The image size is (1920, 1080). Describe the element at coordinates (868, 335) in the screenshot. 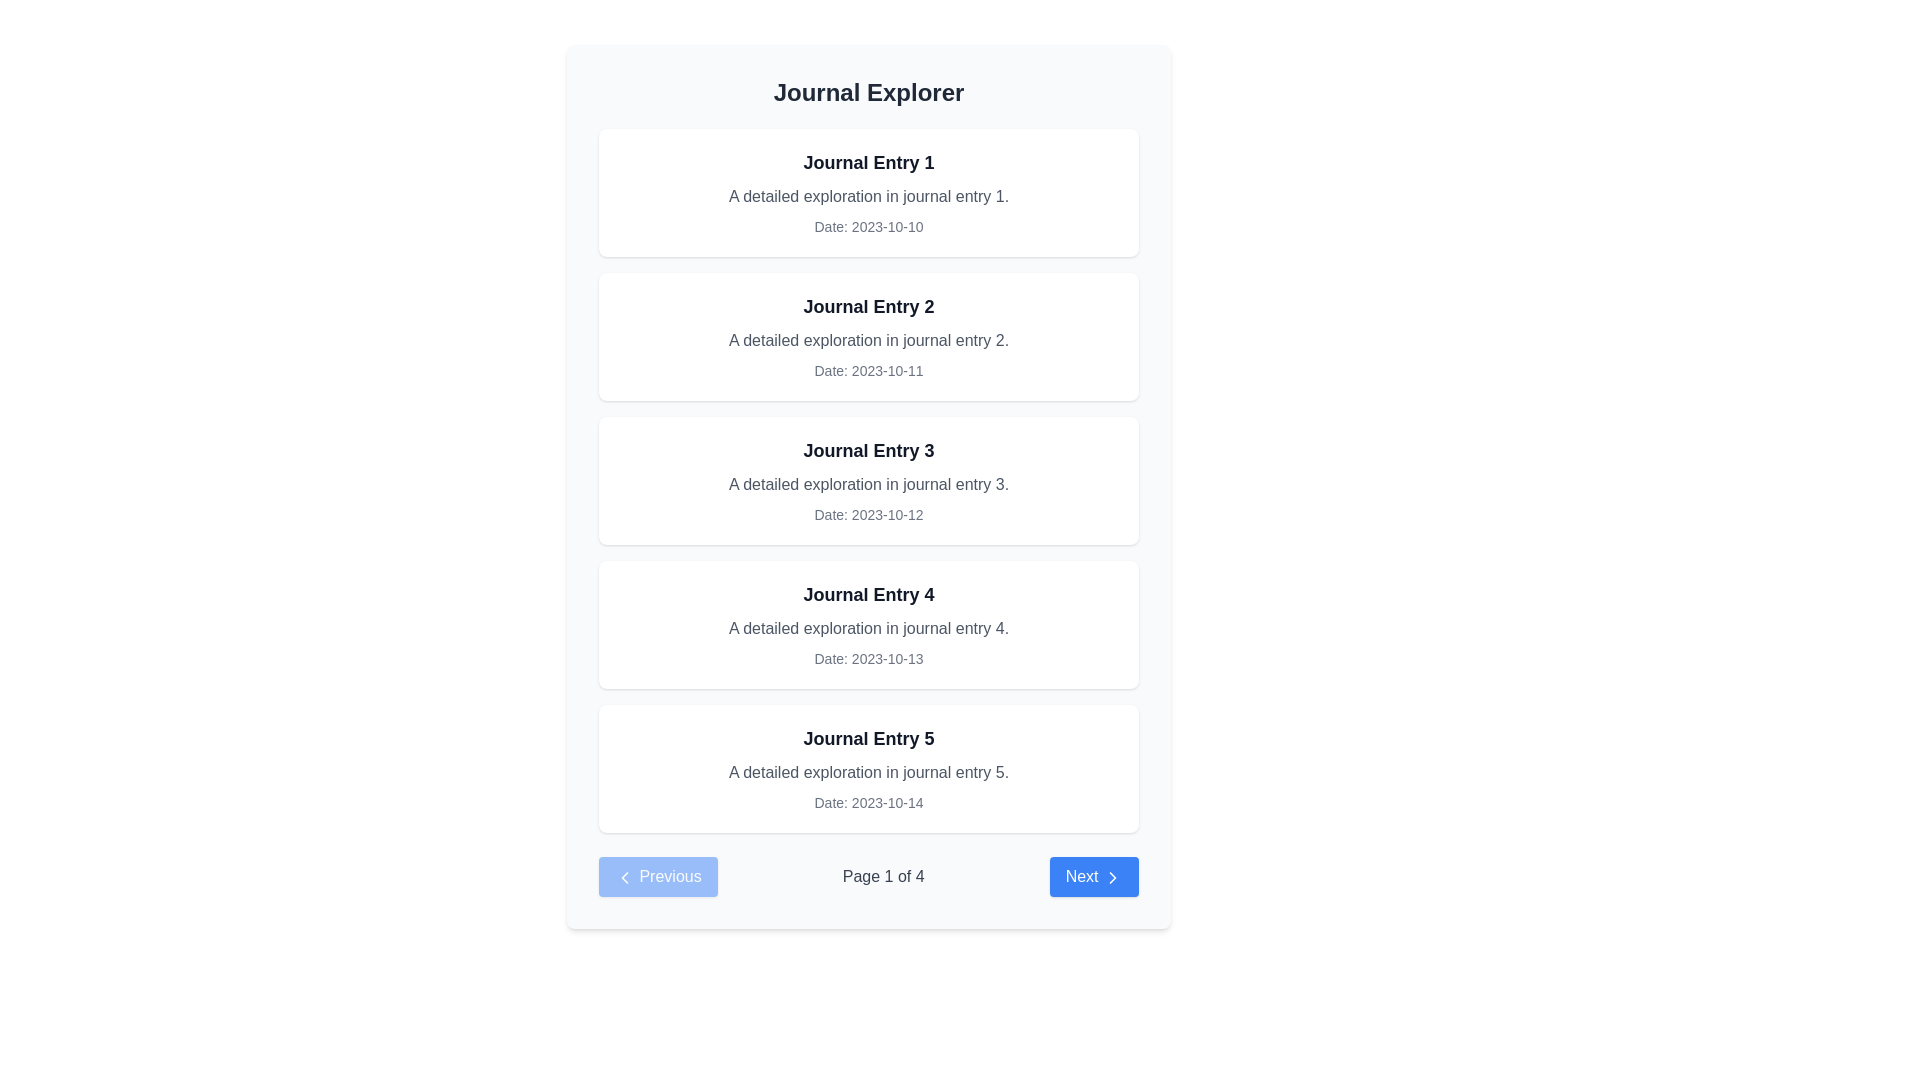

I see `text from the Information Panel titled 'Journal Entry 2', which contains the subtitle 'A detailed exploration in journal entry 2.' and the date 'Date: 2023-10-11'` at that location.